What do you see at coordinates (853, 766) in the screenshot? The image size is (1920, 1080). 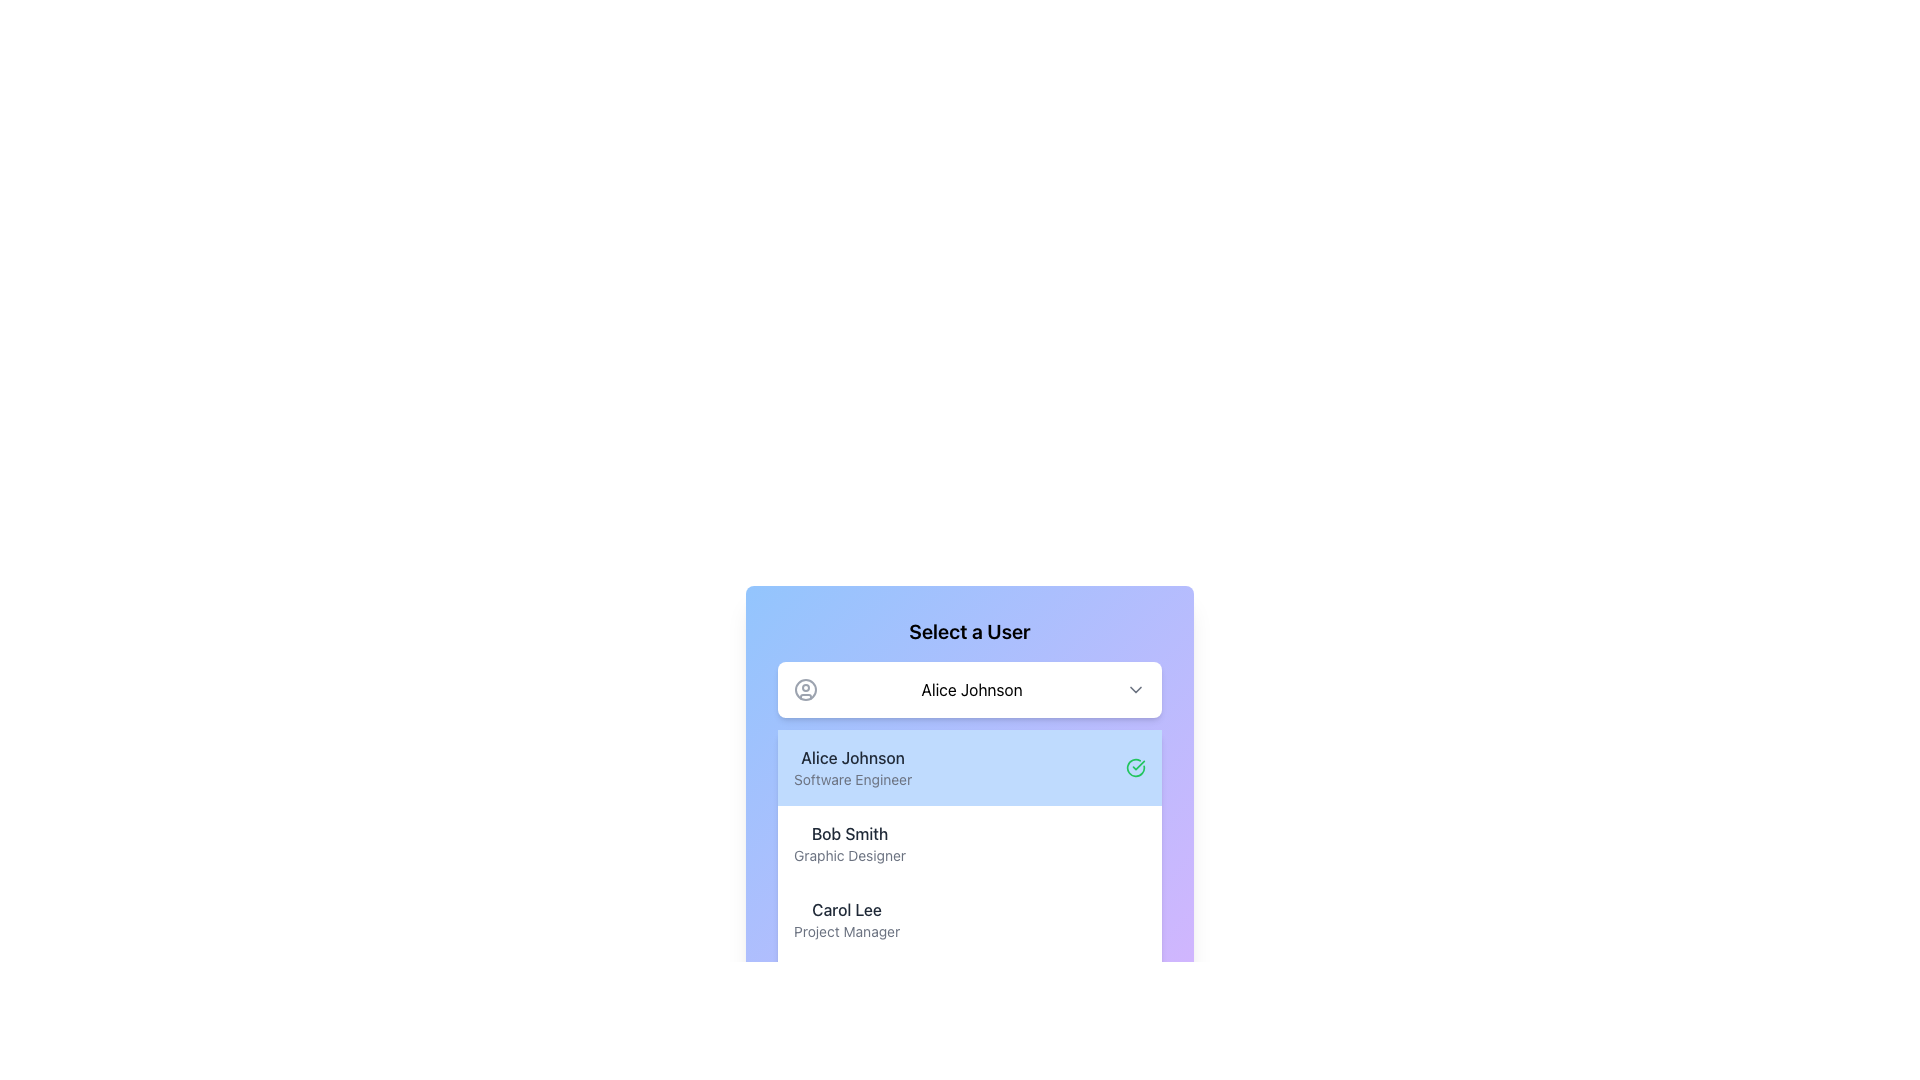 I see `the list item displaying 'Alice Johnson'` at bounding box center [853, 766].